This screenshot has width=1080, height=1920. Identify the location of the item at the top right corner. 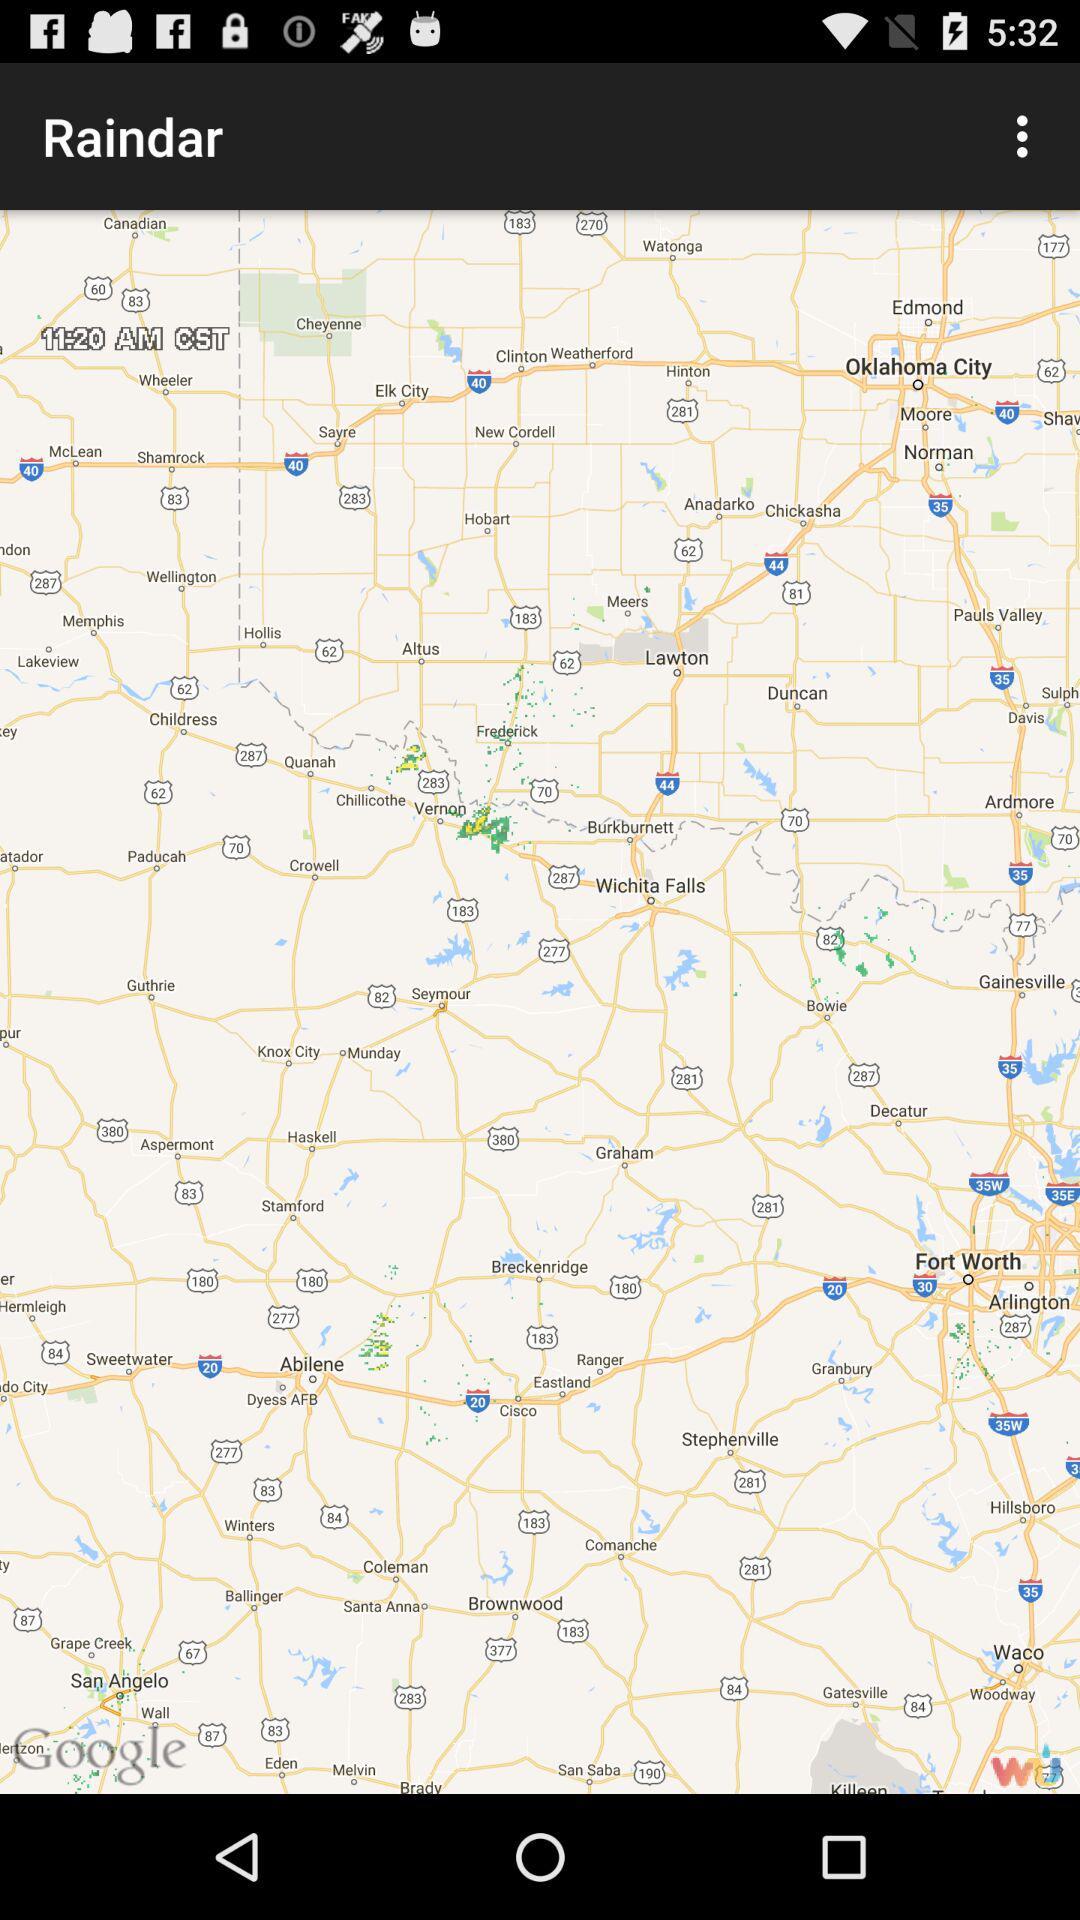
(1027, 135).